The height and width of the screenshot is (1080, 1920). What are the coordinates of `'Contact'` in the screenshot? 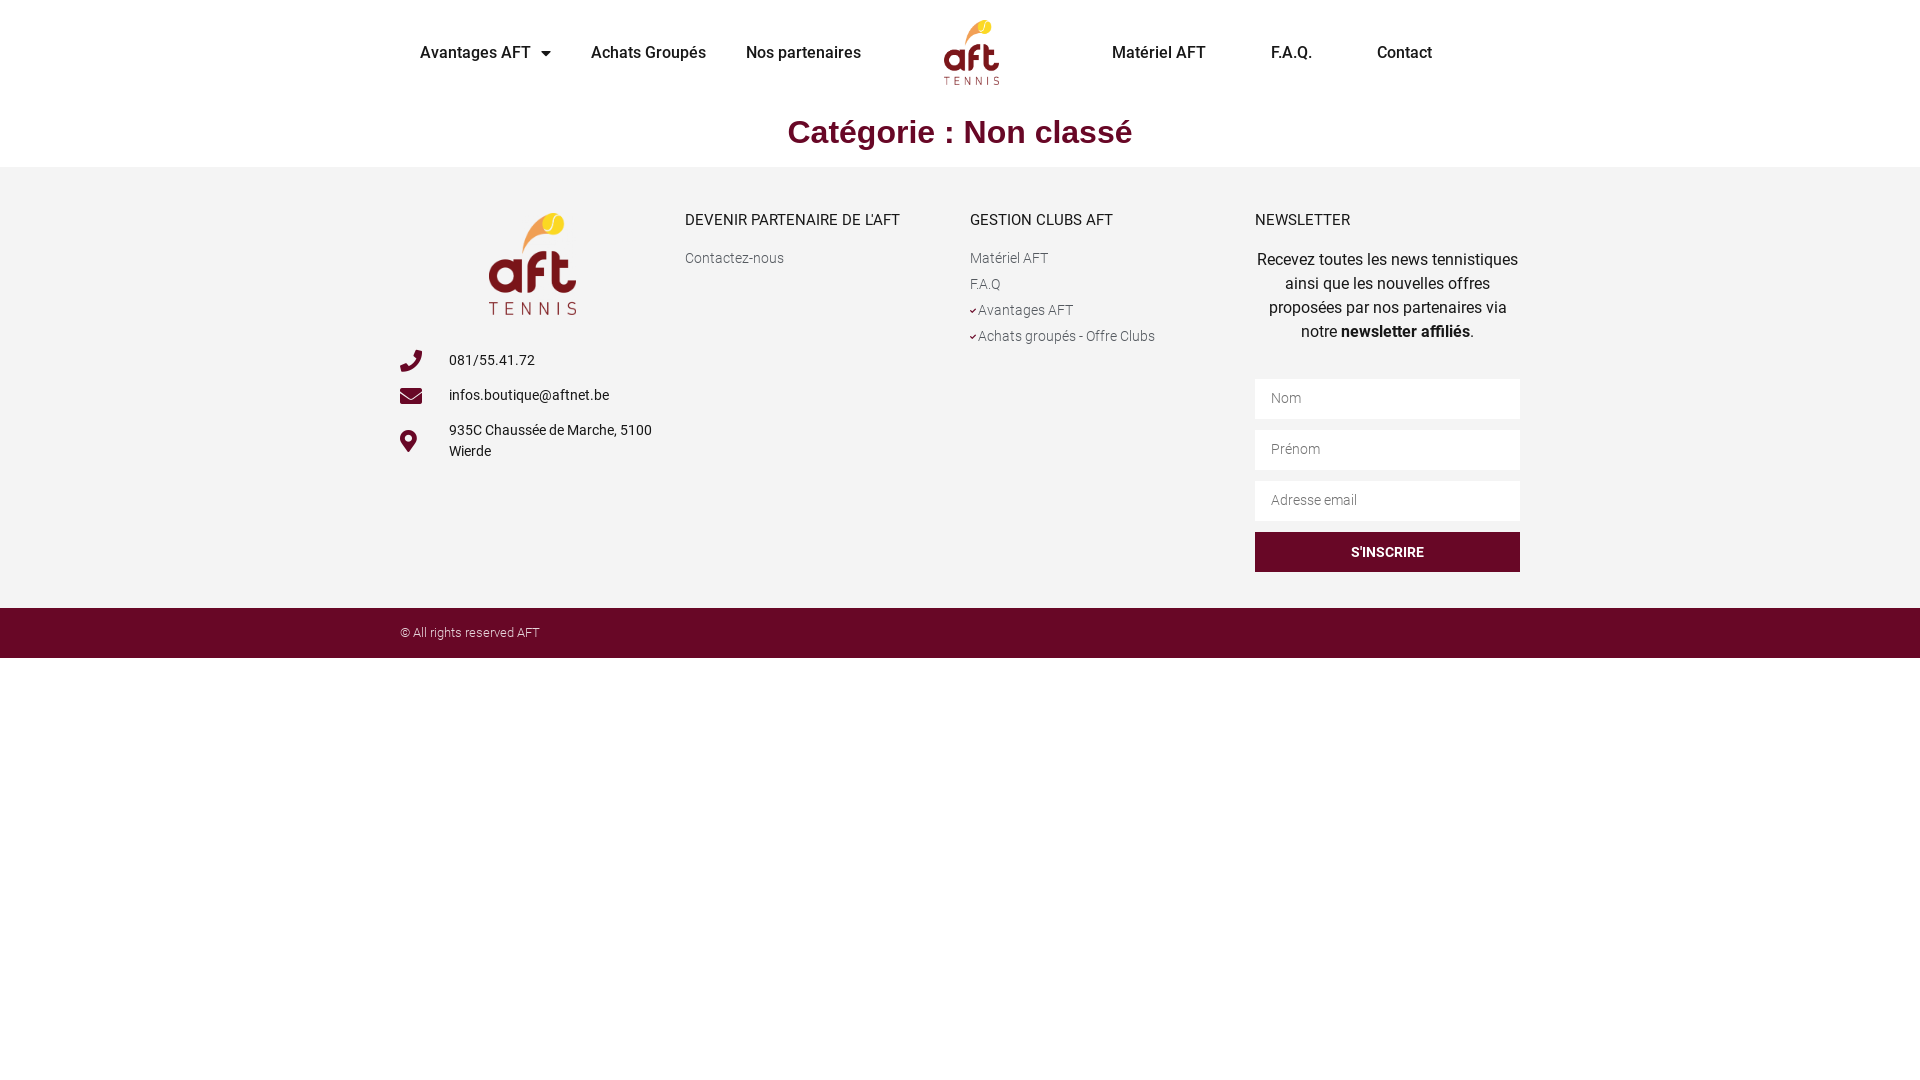 It's located at (1403, 52).